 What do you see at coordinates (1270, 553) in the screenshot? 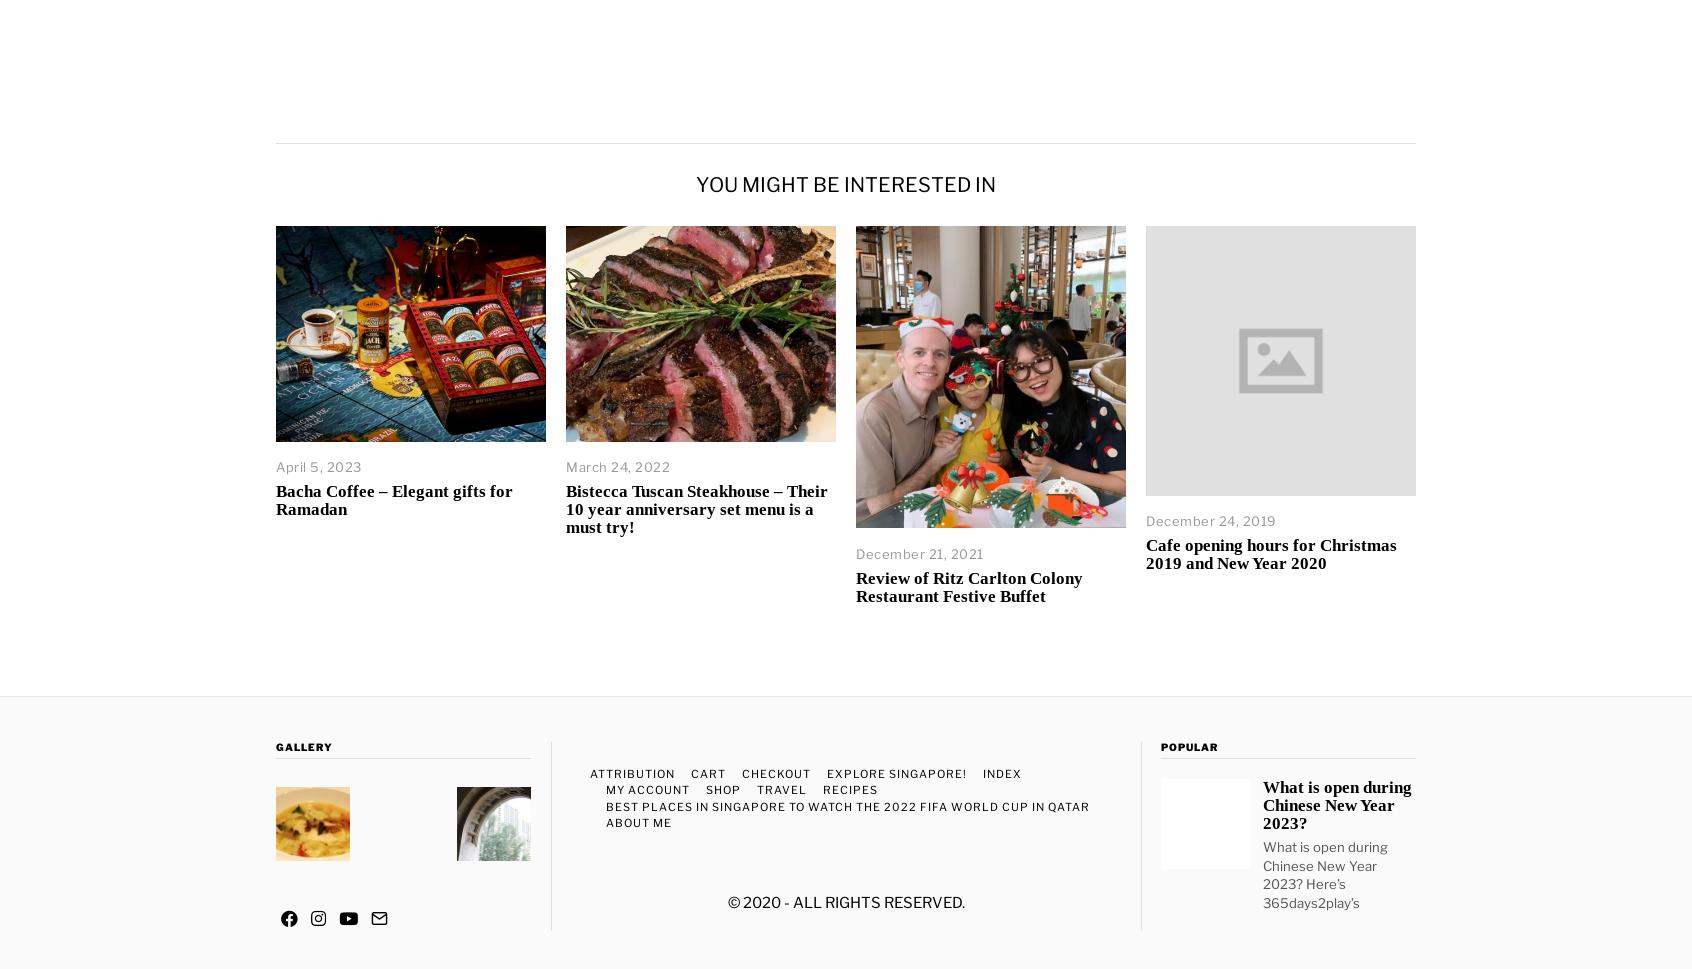
I see `'Cafe opening hours for Christmas 2019 and New Year 2020'` at bounding box center [1270, 553].